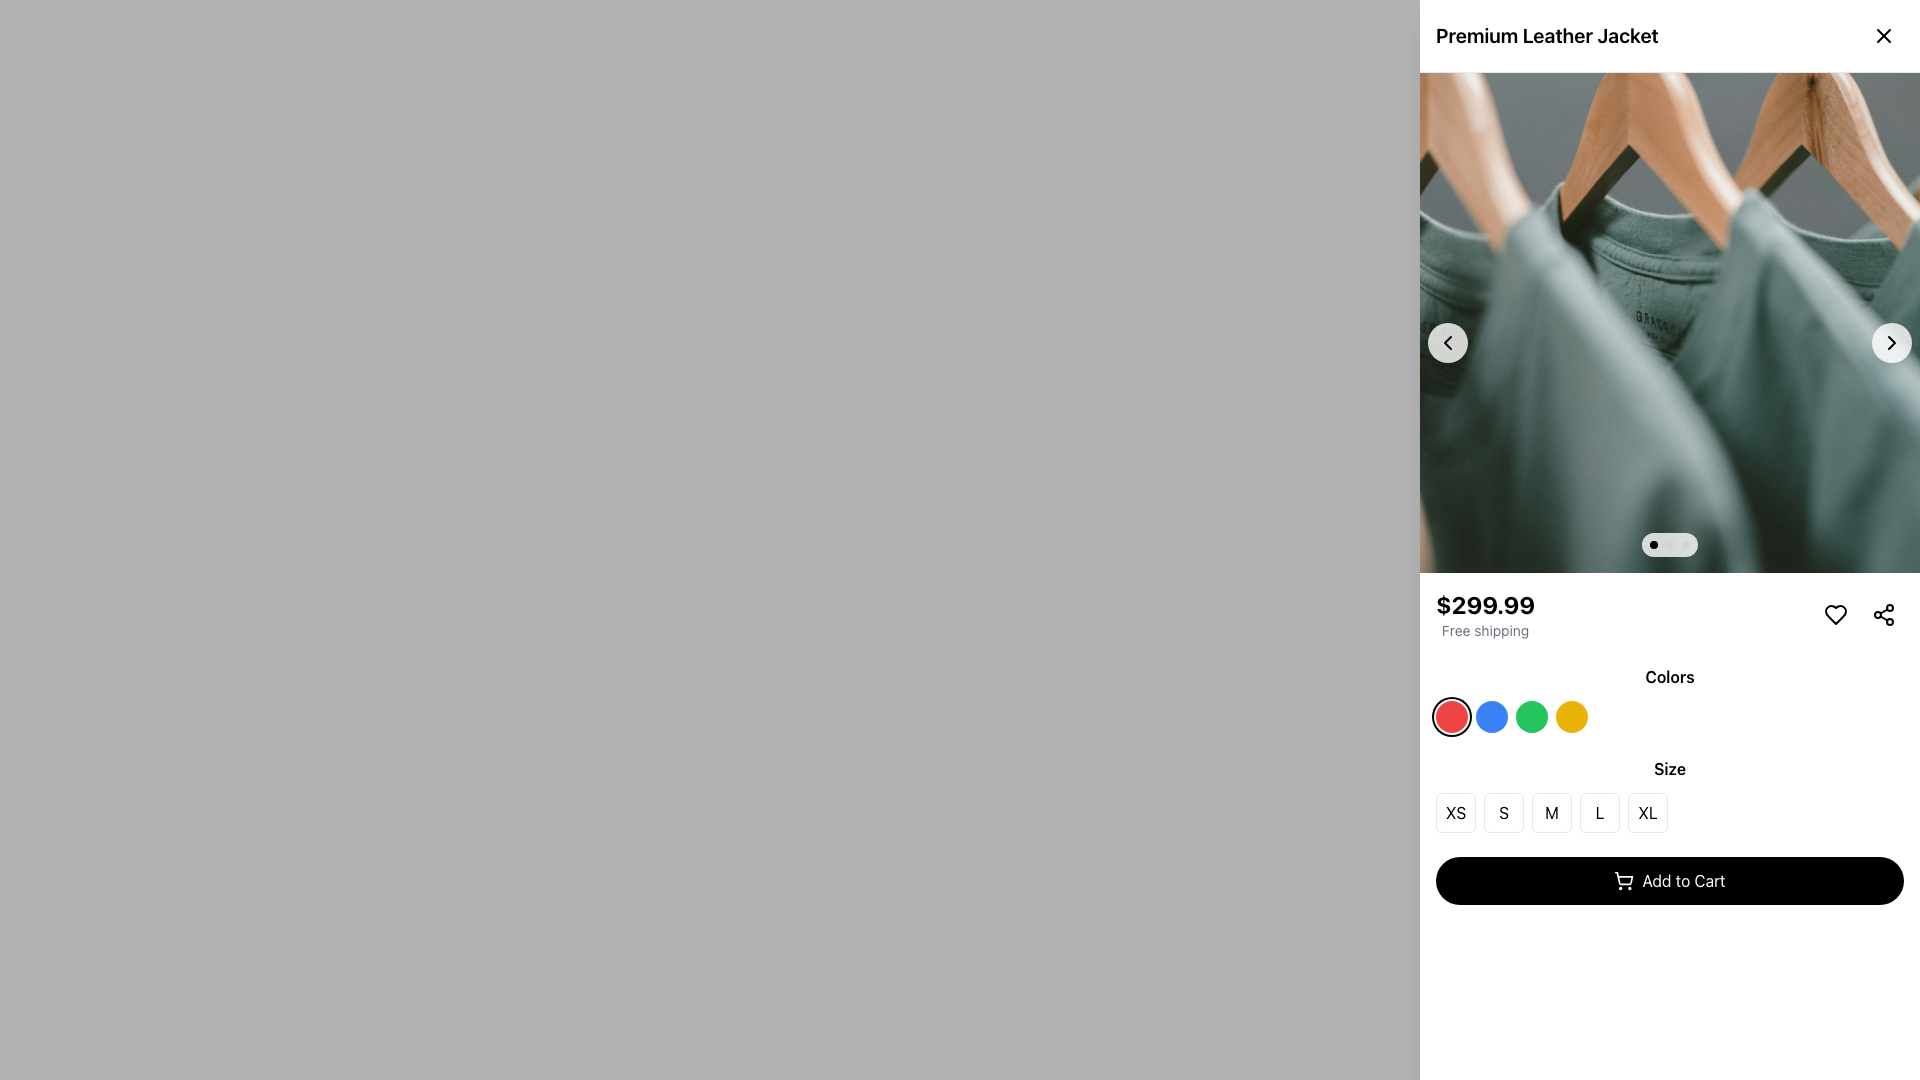 Image resolution: width=1920 pixels, height=1080 pixels. What do you see at coordinates (1448, 342) in the screenshot?
I see `the circular previous navigation button located on the left side of the image of hanging jackets` at bounding box center [1448, 342].